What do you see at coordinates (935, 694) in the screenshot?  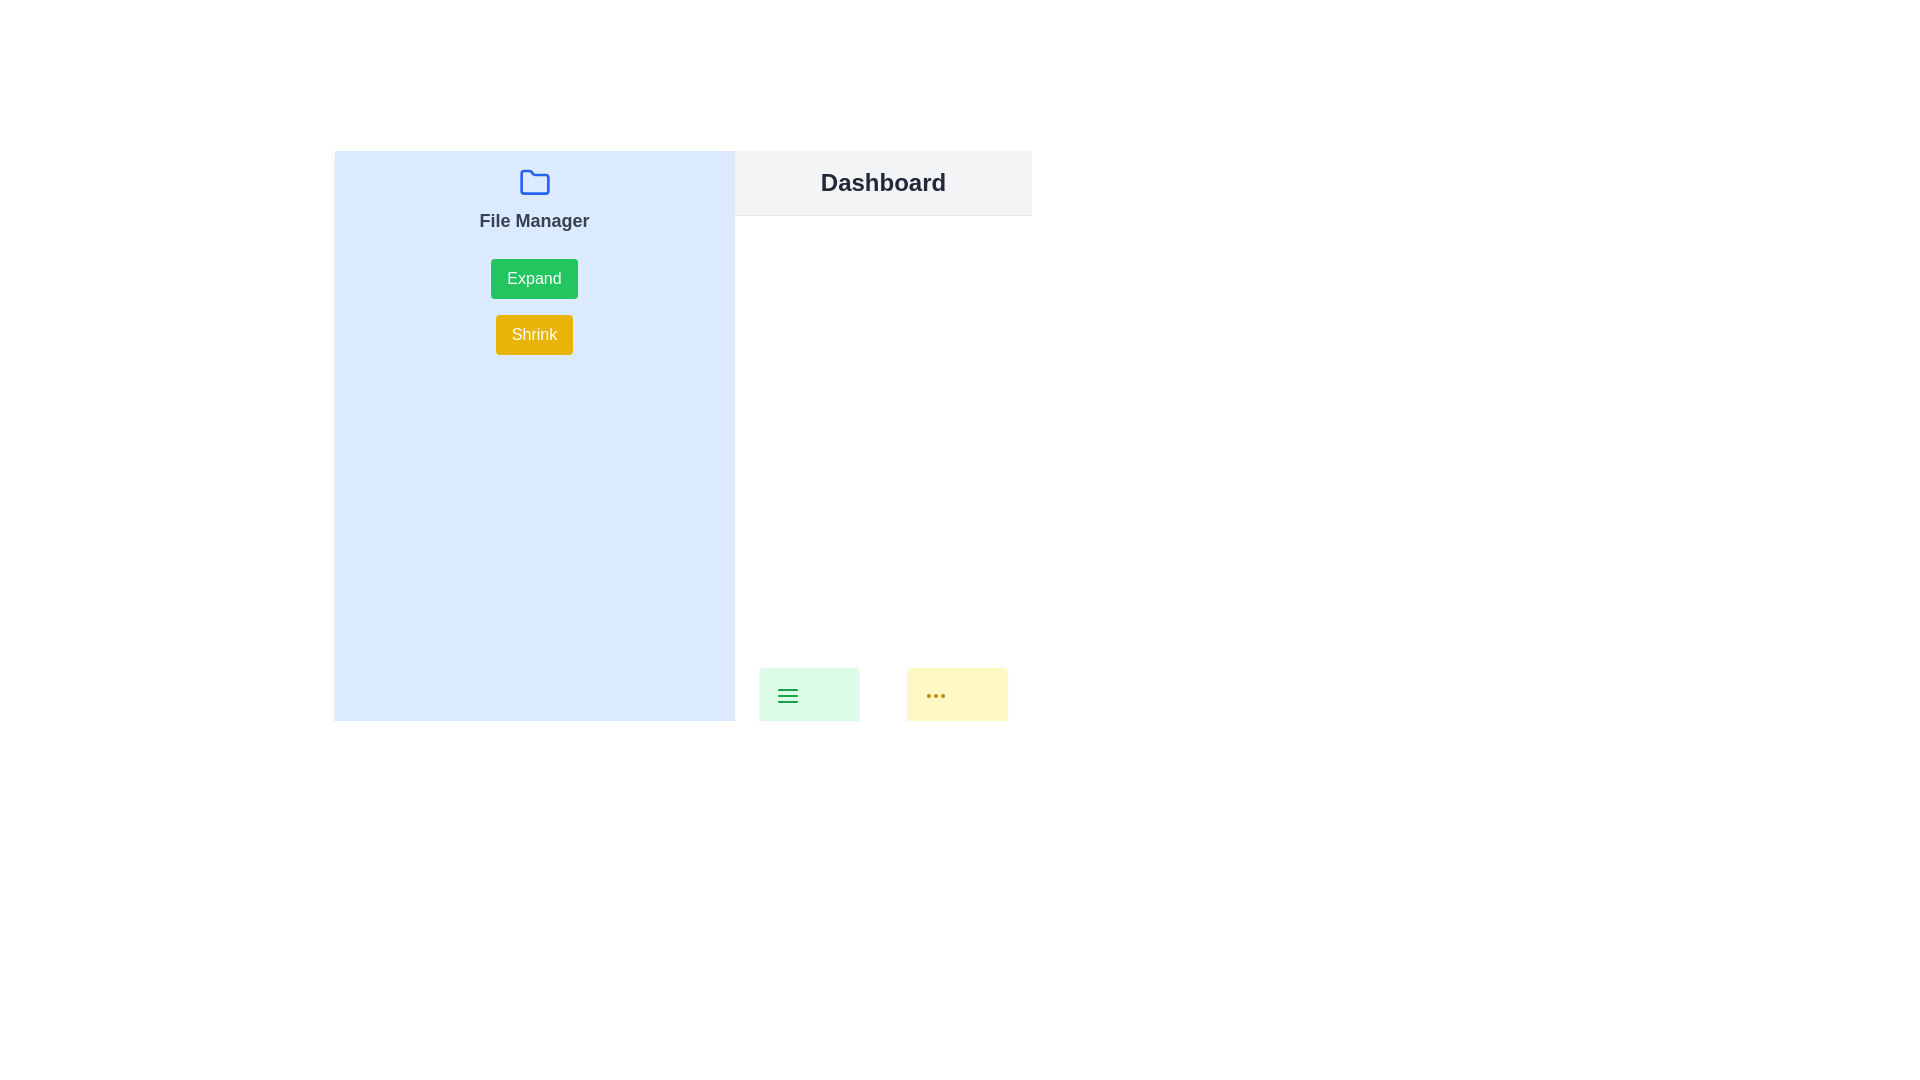 I see `the icon located at the top of the 'Pending Reviews' light yellow card, which represents options or additional actions` at bounding box center [935, 694].